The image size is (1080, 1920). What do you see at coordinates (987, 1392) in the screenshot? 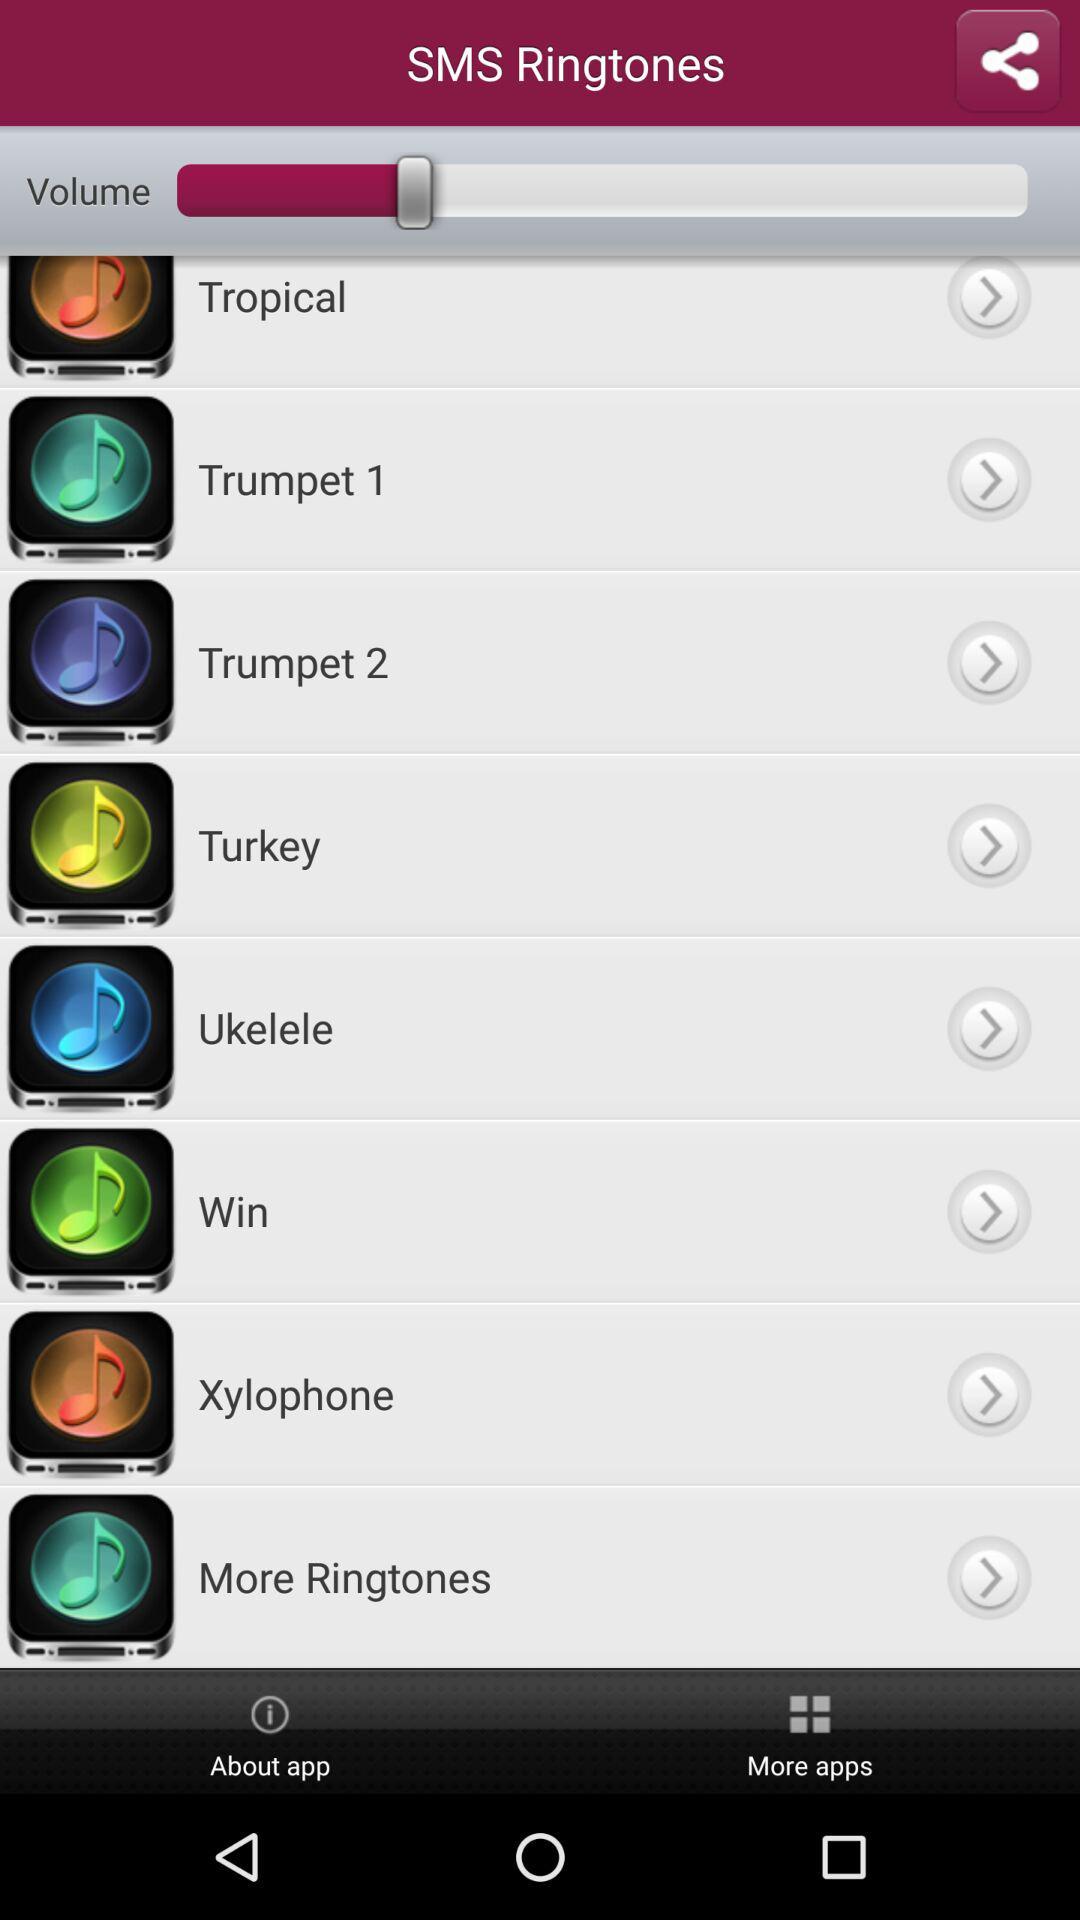
I see `increase` at bounding box center [987, 1392].